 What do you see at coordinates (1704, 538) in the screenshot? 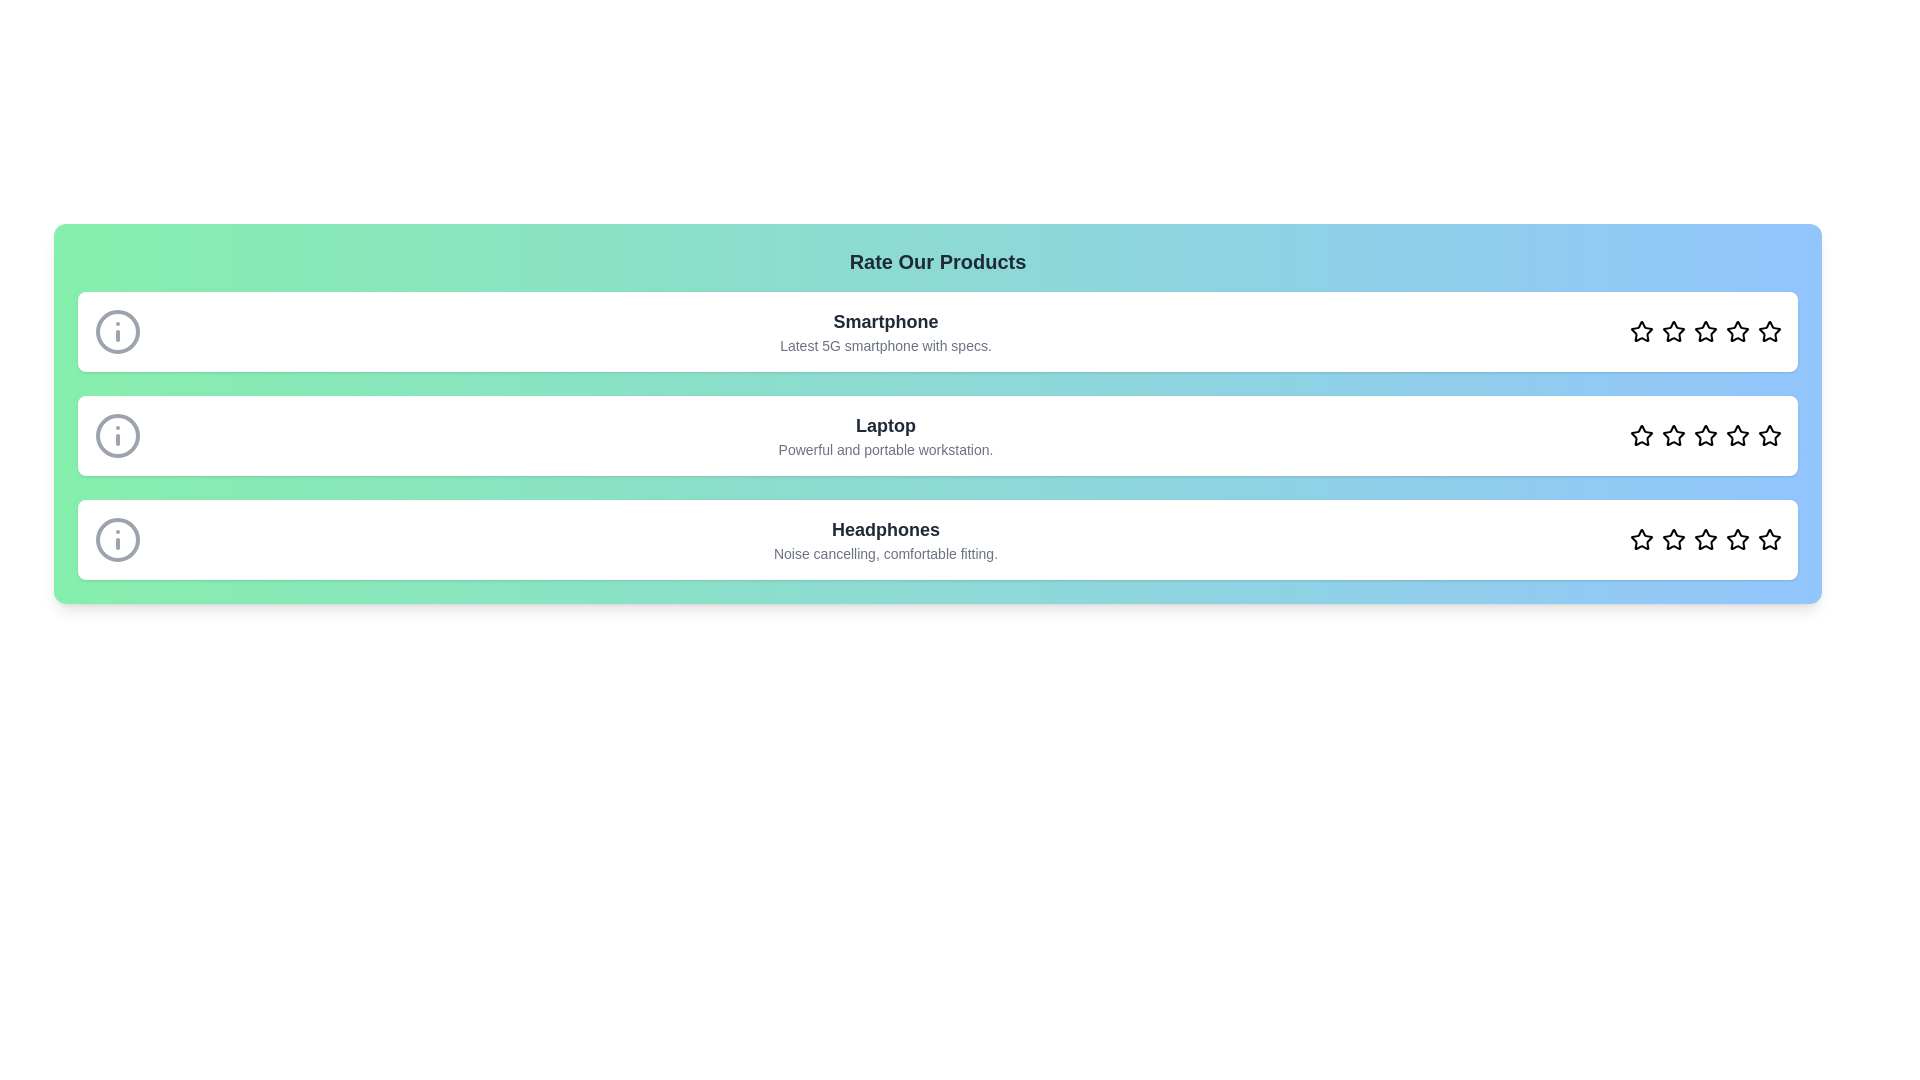
I see `the fourth black star icon with a hollow center in the horizontal group of rating stars located in the 'Headphones' section` at bounding box center [1704, 538].